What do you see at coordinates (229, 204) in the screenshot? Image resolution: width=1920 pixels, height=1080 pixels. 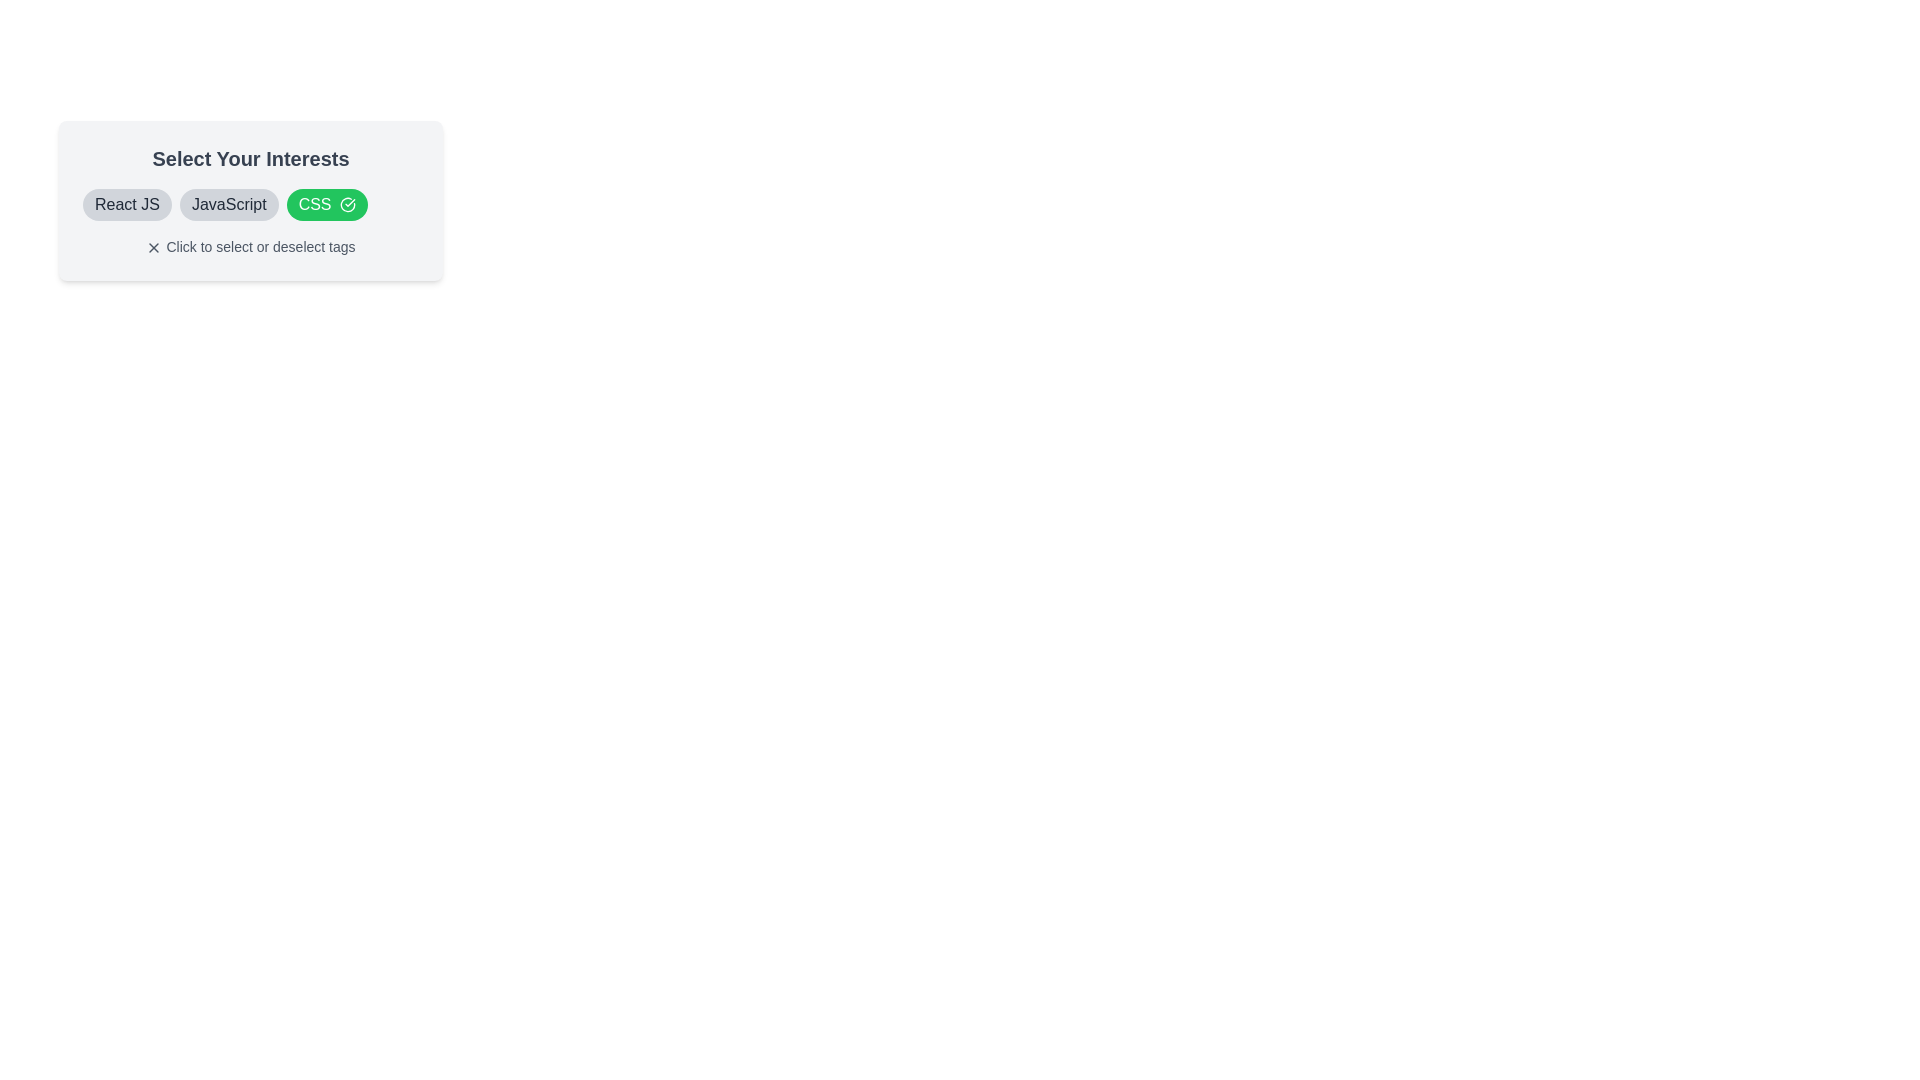 I see `the selectable tag button for 'JavaScript'` at bounding box center [229, 204].